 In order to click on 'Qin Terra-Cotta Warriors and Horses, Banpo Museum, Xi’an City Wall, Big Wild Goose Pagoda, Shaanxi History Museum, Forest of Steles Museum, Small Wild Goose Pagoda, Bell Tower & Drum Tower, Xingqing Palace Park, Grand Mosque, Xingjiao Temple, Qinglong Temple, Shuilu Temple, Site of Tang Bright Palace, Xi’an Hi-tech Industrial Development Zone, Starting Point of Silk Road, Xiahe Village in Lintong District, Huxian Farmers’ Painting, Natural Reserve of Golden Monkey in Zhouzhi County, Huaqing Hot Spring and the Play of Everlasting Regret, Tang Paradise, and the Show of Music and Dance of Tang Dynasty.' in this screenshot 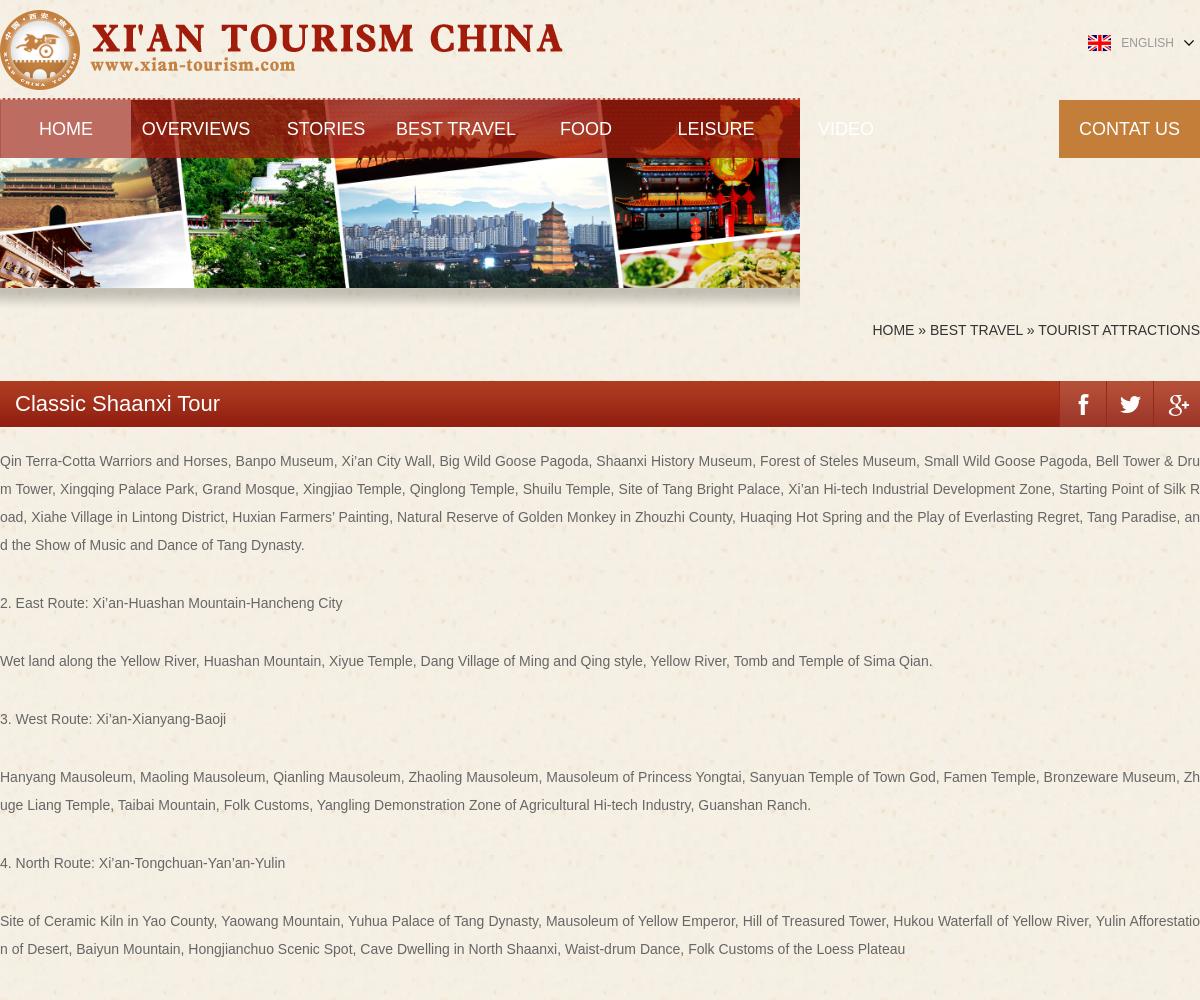, I will do `click(600, 502)`.